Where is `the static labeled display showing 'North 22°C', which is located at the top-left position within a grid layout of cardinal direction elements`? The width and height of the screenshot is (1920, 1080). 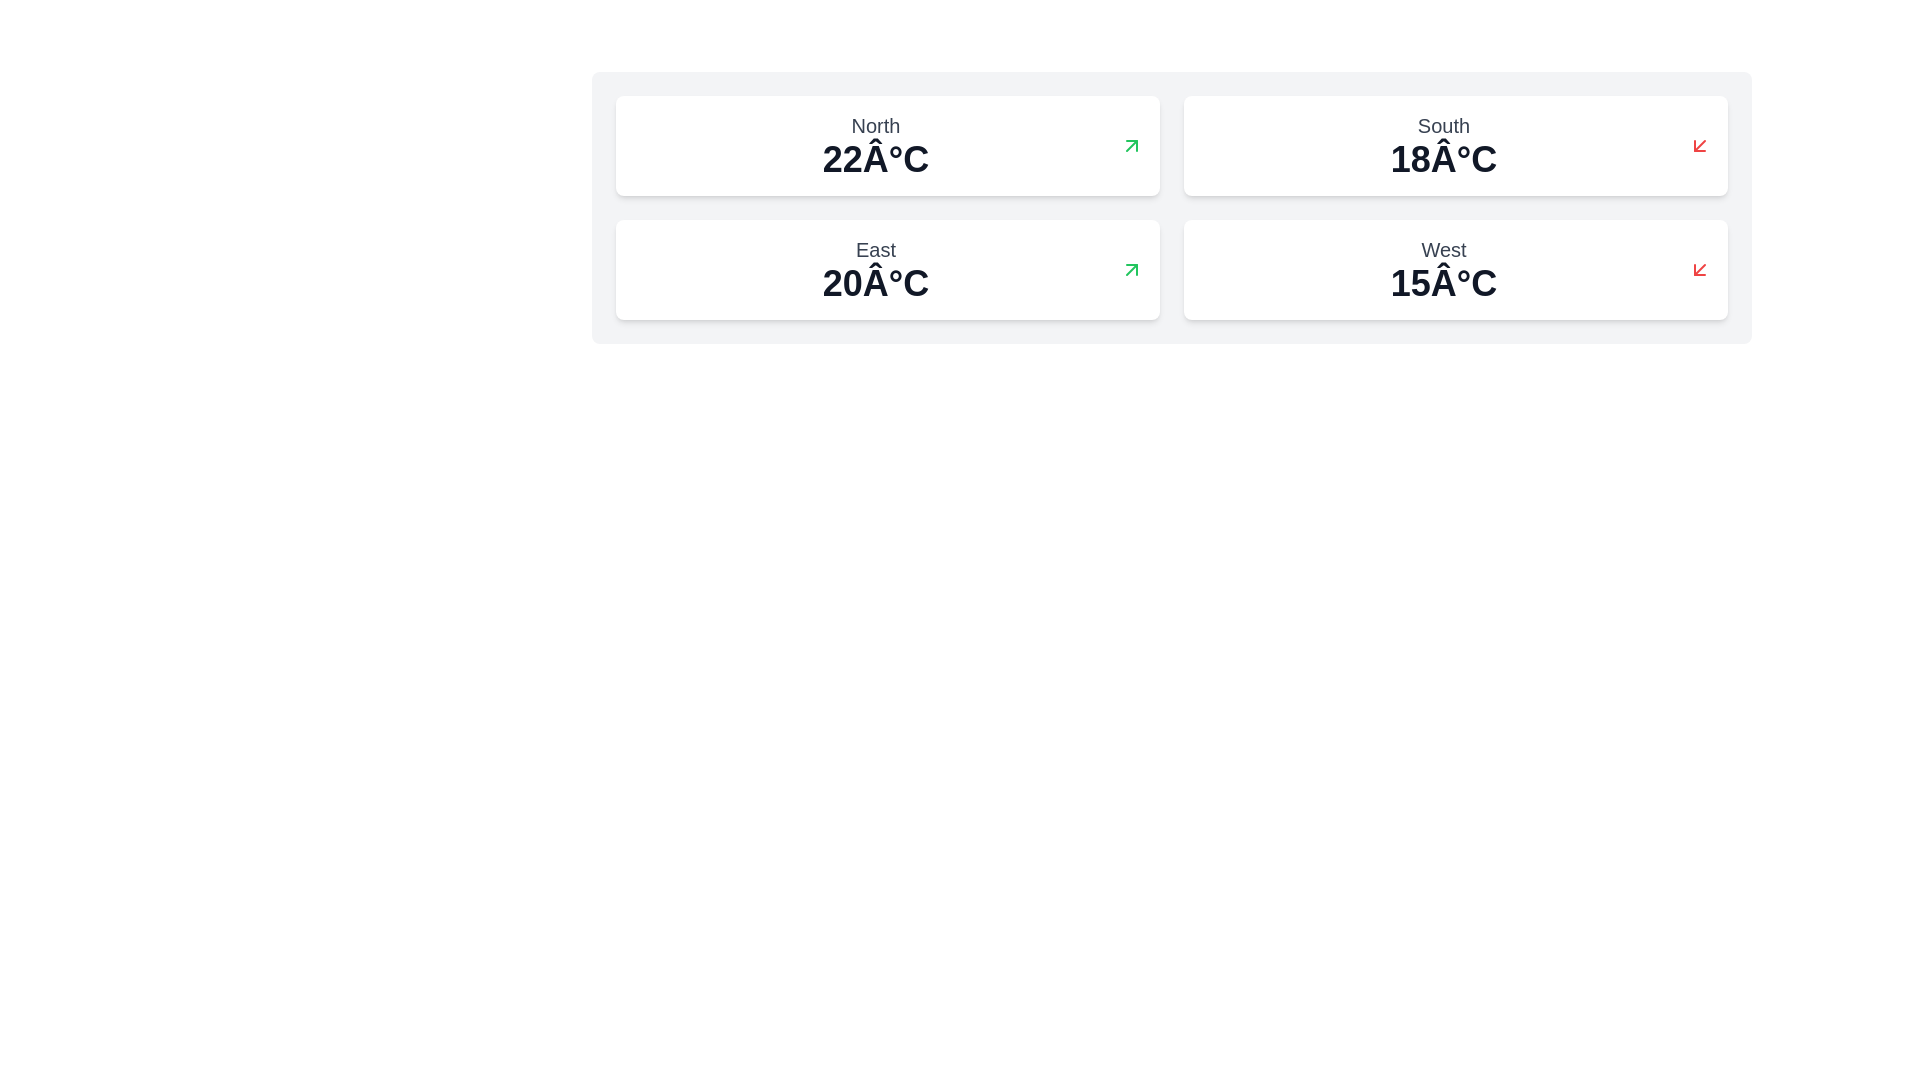 the static labeled display showing 'North 22°C', which is located at the top-left position within a grid layout of cardinal direction elements is located at coordinates (875, 145).